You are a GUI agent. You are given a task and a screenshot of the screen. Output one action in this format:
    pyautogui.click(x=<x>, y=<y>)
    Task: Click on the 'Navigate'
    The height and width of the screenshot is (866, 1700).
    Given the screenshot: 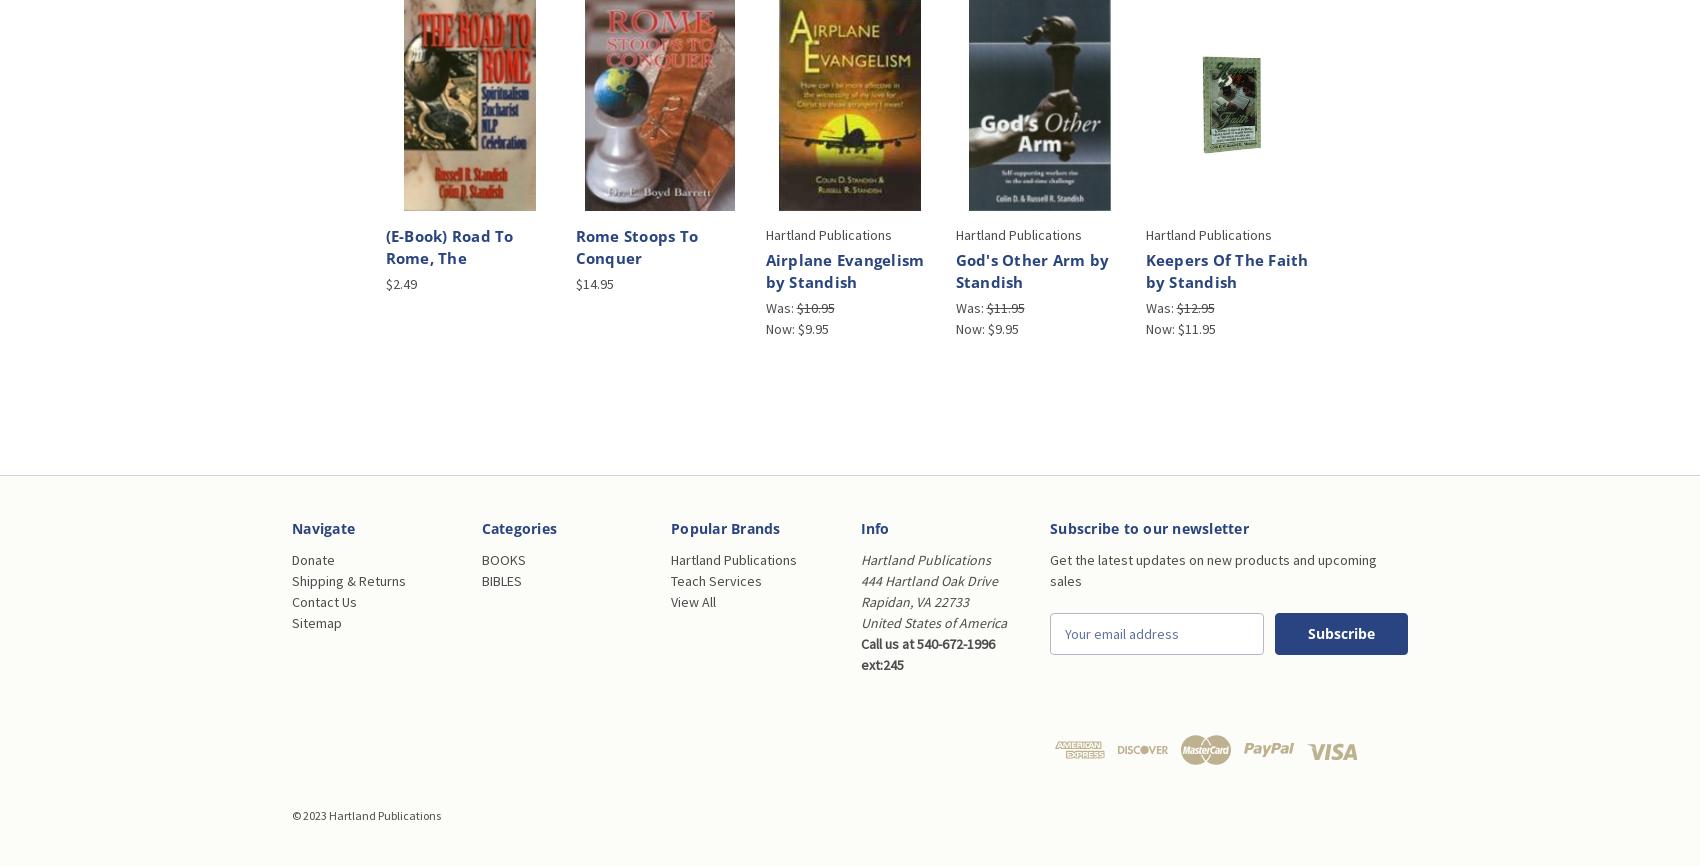 What is the action you would take?
    pyautogui.click(x=322, y=527)
    